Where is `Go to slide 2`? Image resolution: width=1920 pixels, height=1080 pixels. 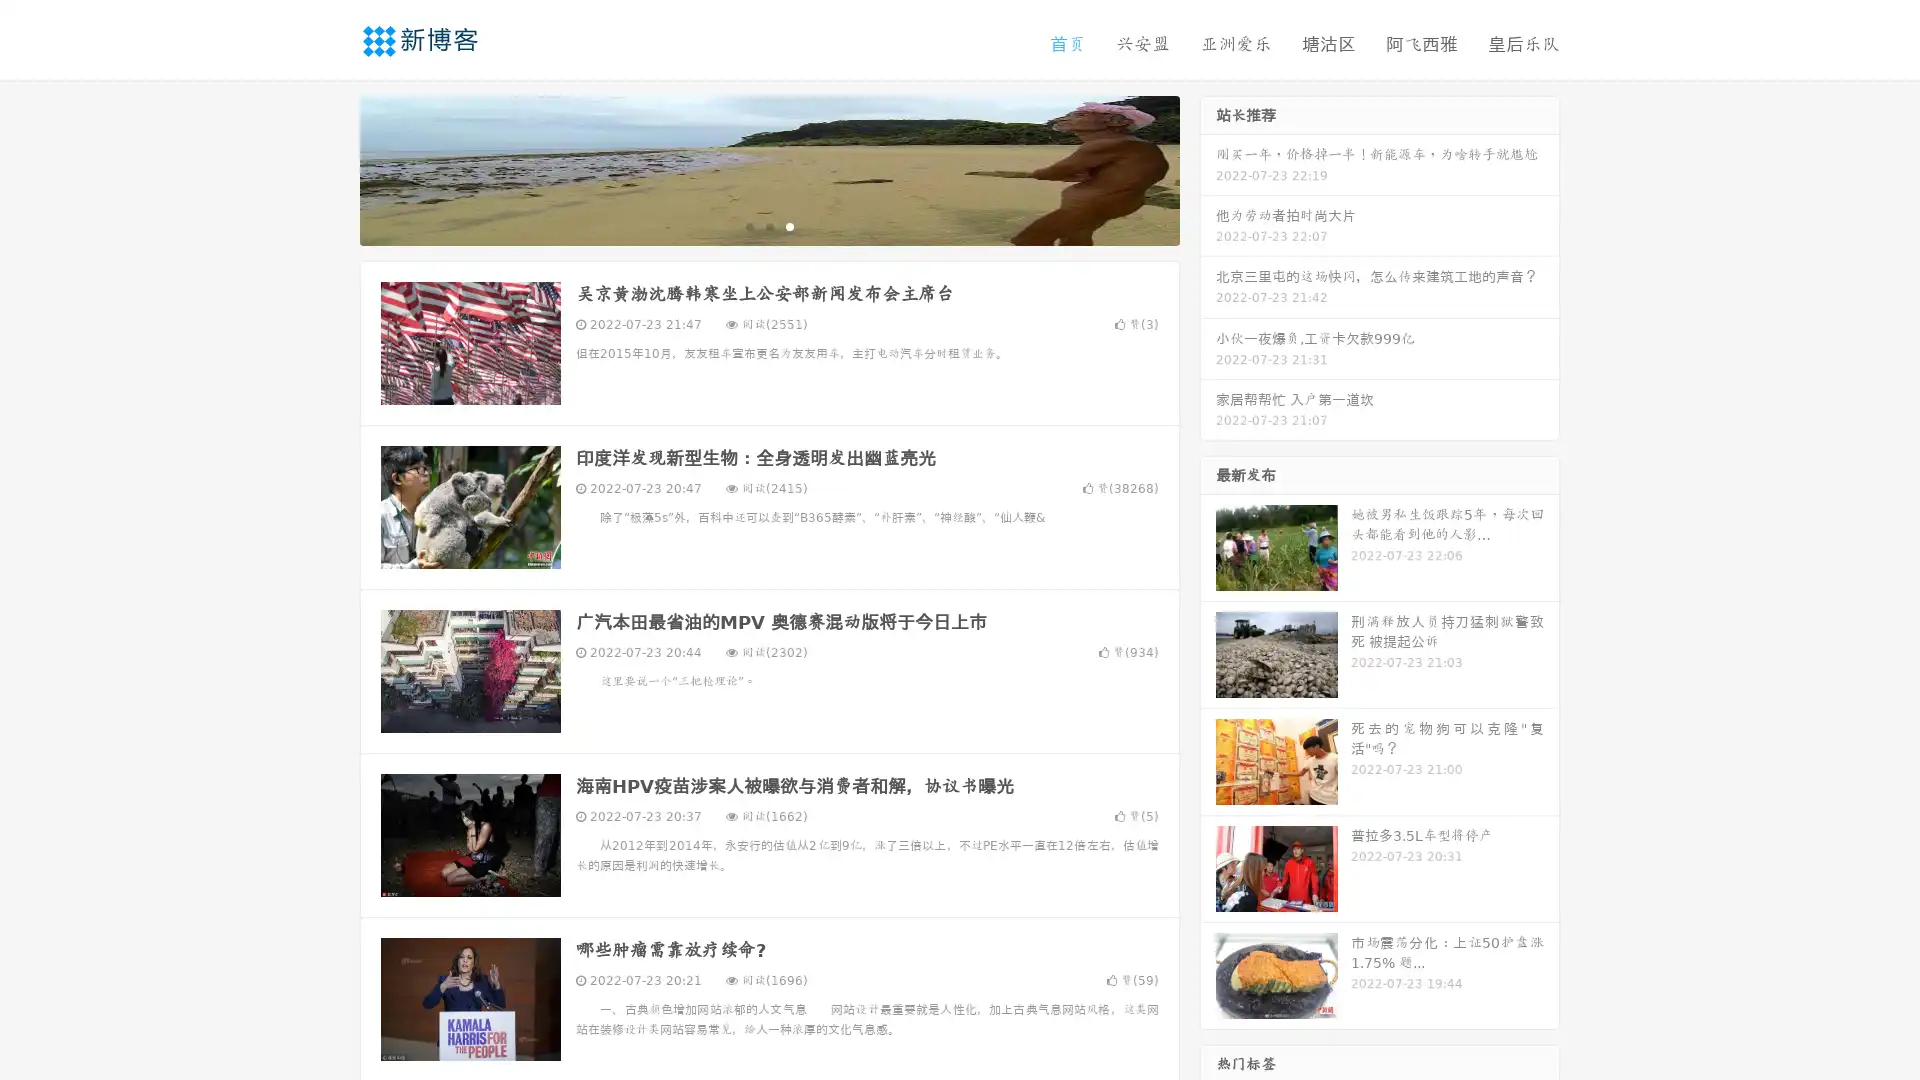
Go to slide 2 is located at coordinates (768, 225).